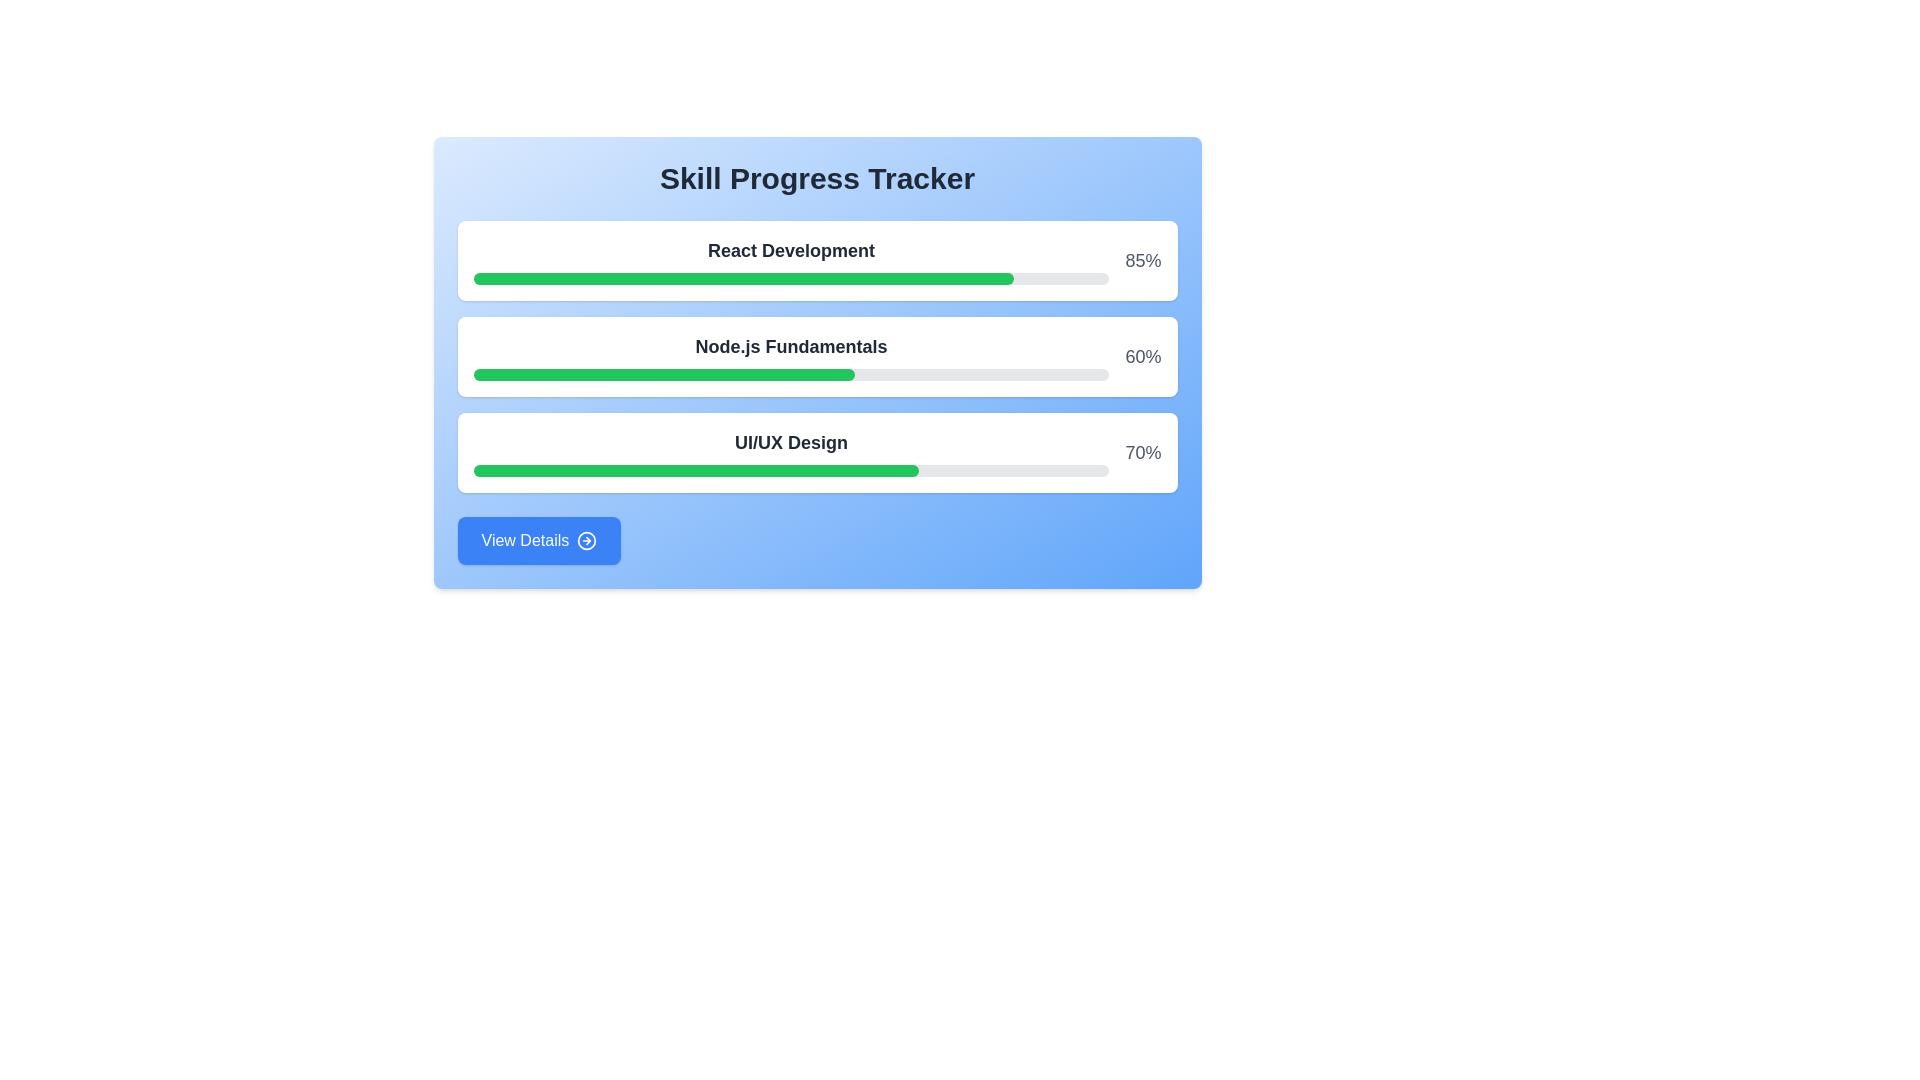 Image resolution: width=1920 pixels, height=1080 pixels. What do you see at coordinates (664, 374) in the screenshot?
I see `the Progress Indicator that visually represents 60% completion of the Node.js Fundamentals task in the Skill Progress Tracker interface` at bounding box center [664, 374].